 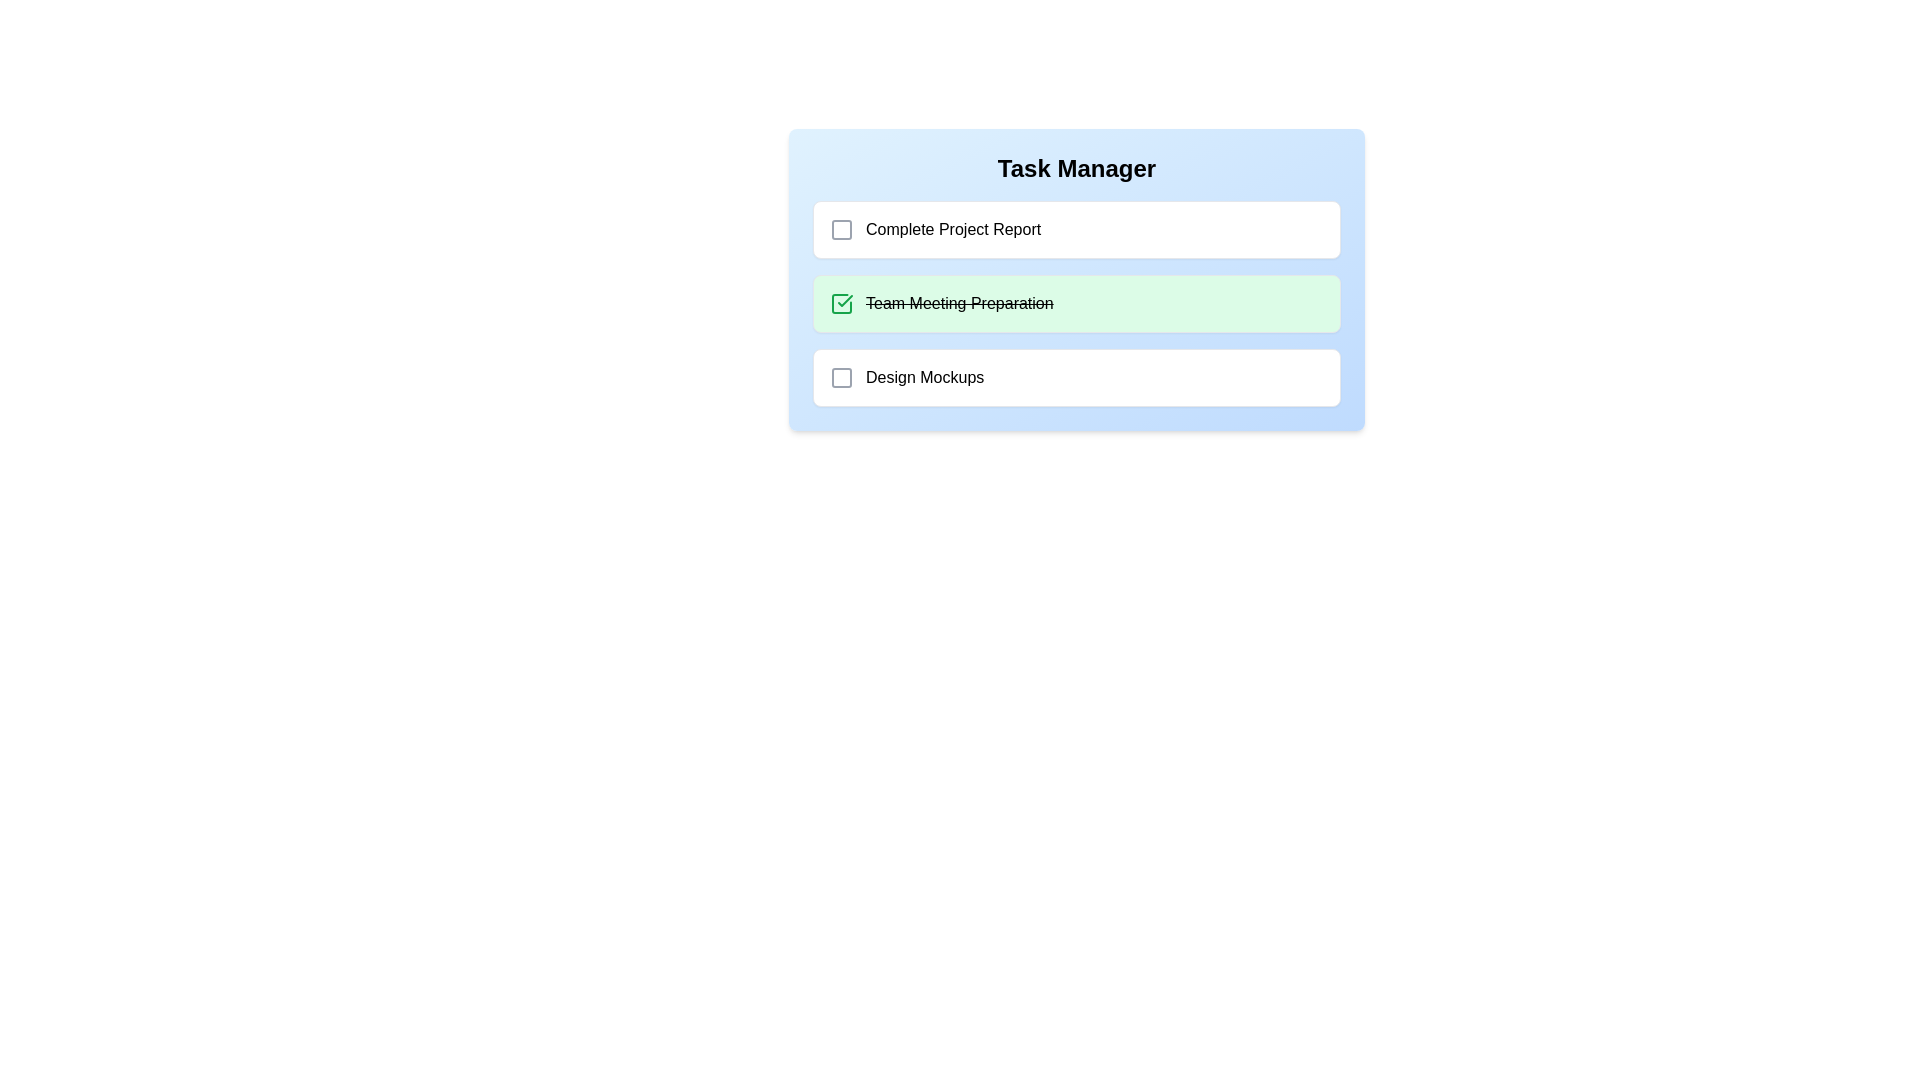 I want to click on the checkbox for the task 'Complete Project Report' to check or uncheck it, so click(x=841, y=229).